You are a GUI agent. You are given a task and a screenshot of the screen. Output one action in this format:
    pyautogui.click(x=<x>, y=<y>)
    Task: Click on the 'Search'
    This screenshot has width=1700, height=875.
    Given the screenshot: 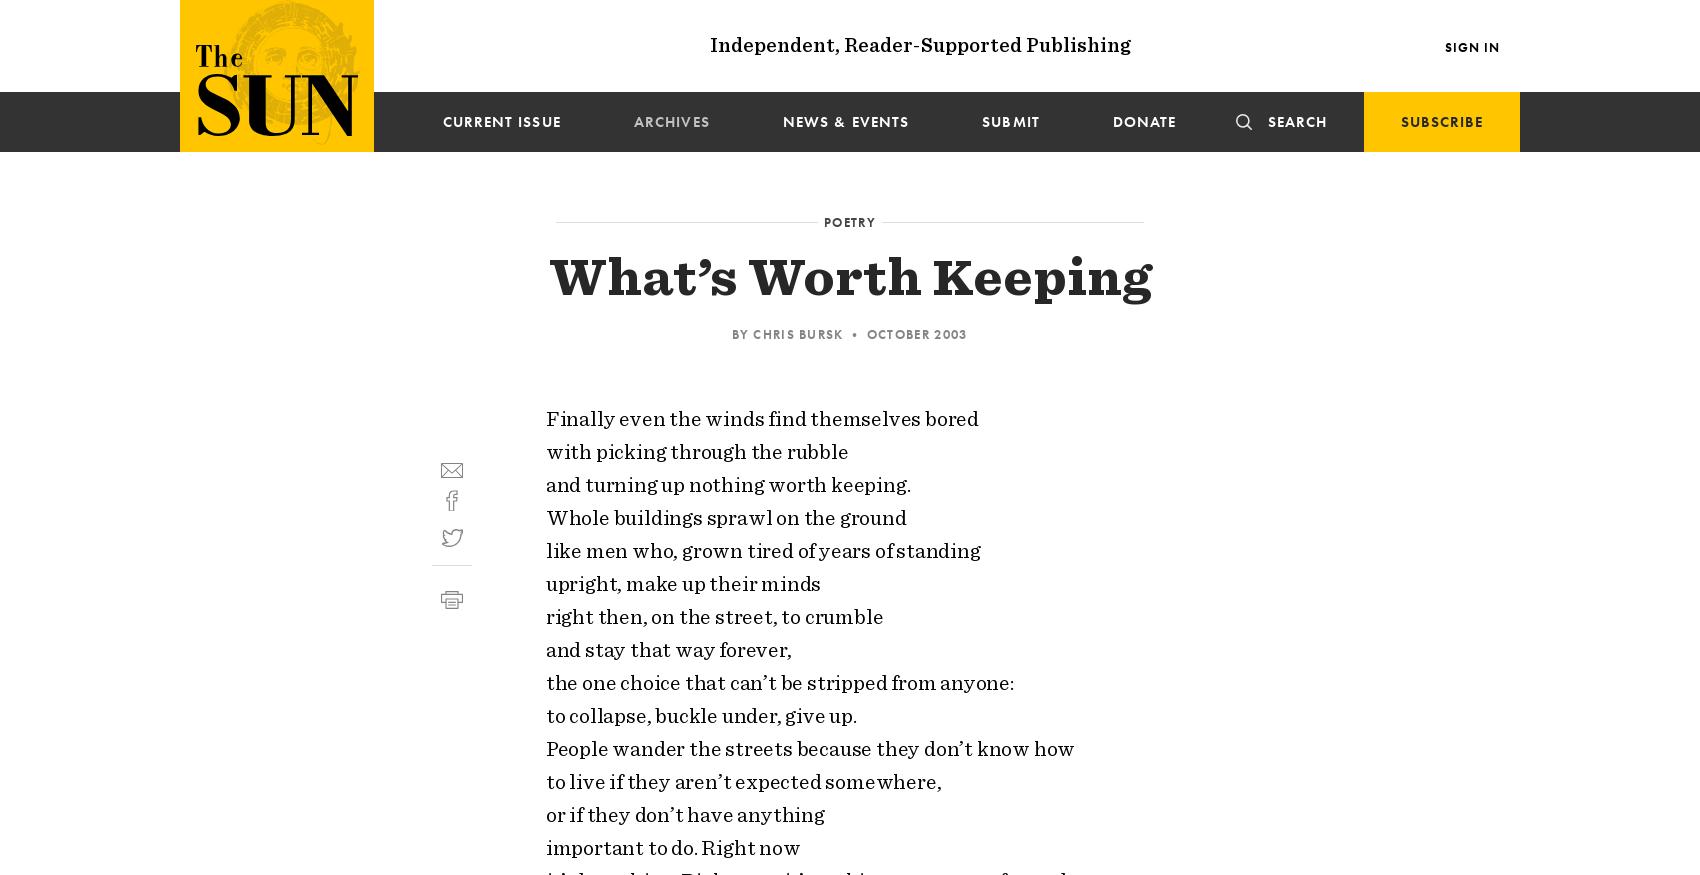 What is the action you would take?
    pyautogui.click(x=1266, y=121)
    